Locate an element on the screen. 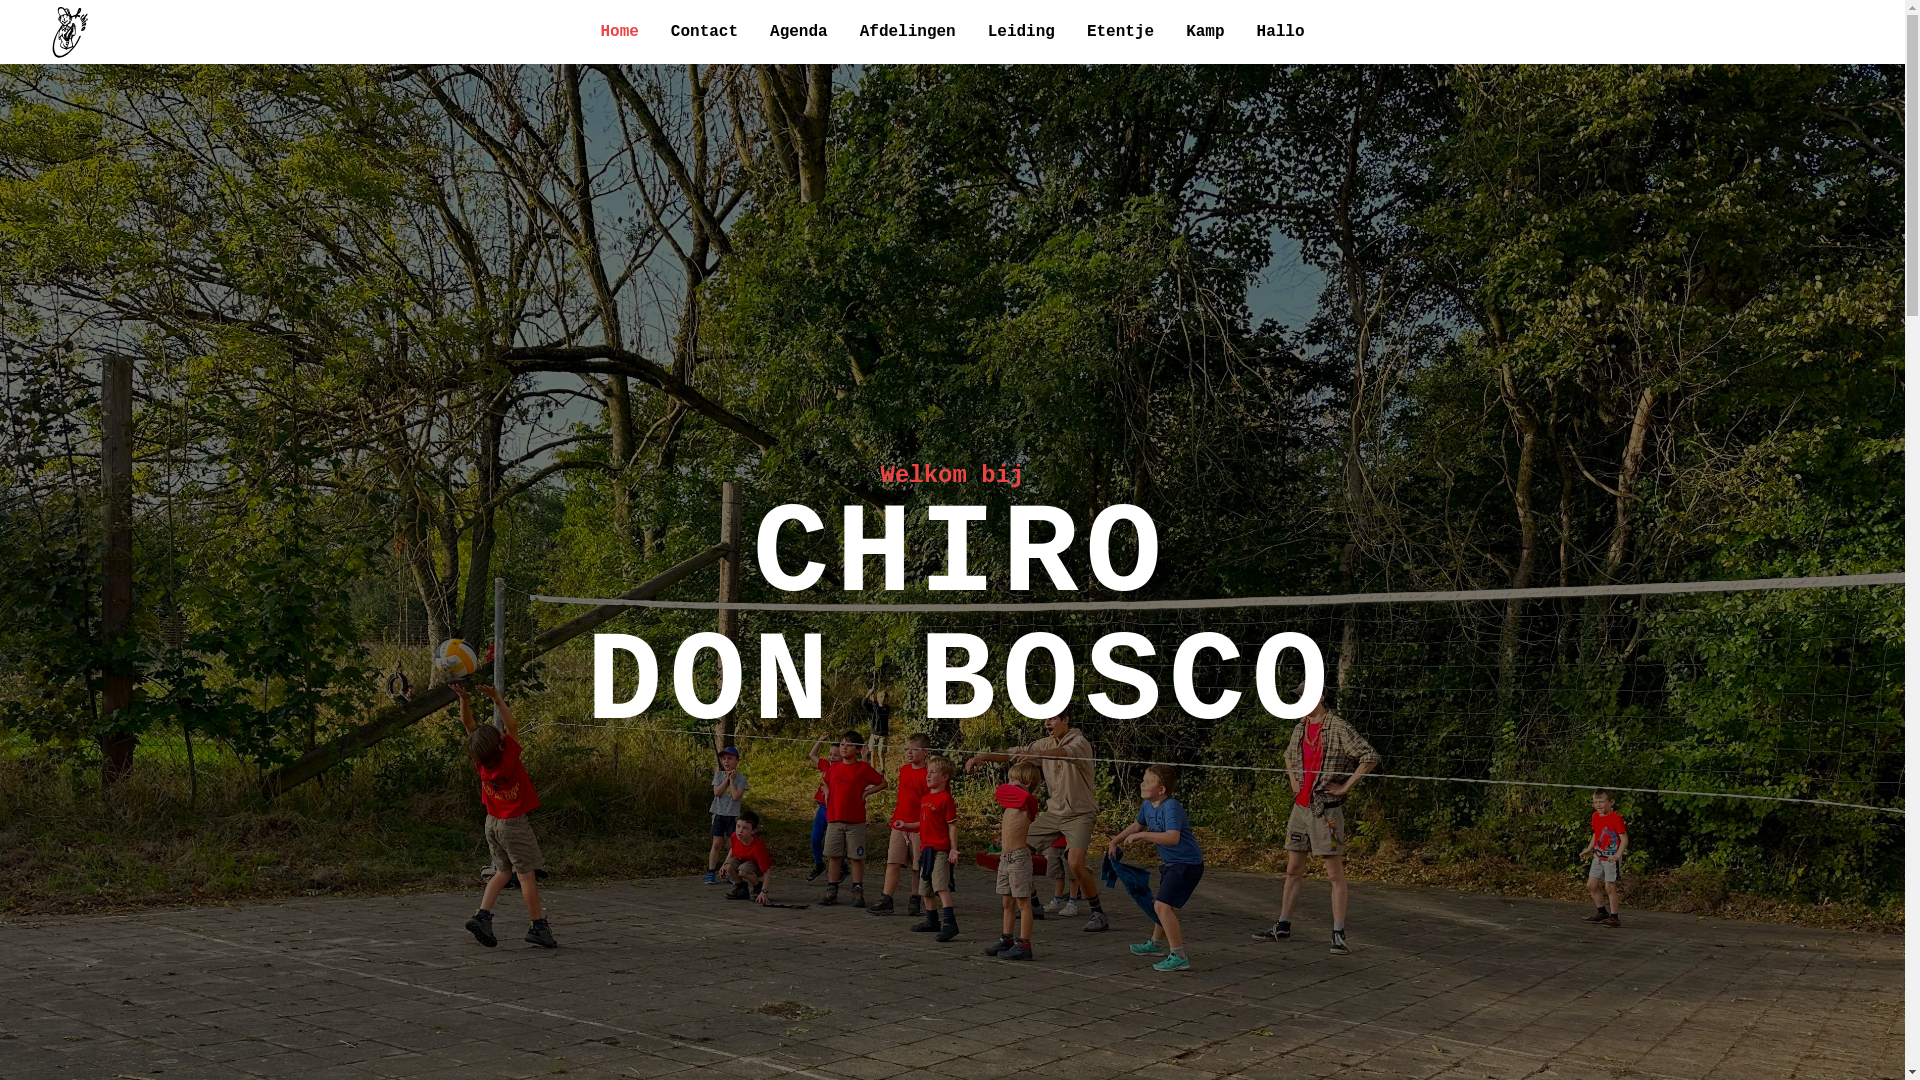 Image resolution: width=1920 pixels, height=1080 pixels. 'Leiding' is located at coordinates (1021, 31).